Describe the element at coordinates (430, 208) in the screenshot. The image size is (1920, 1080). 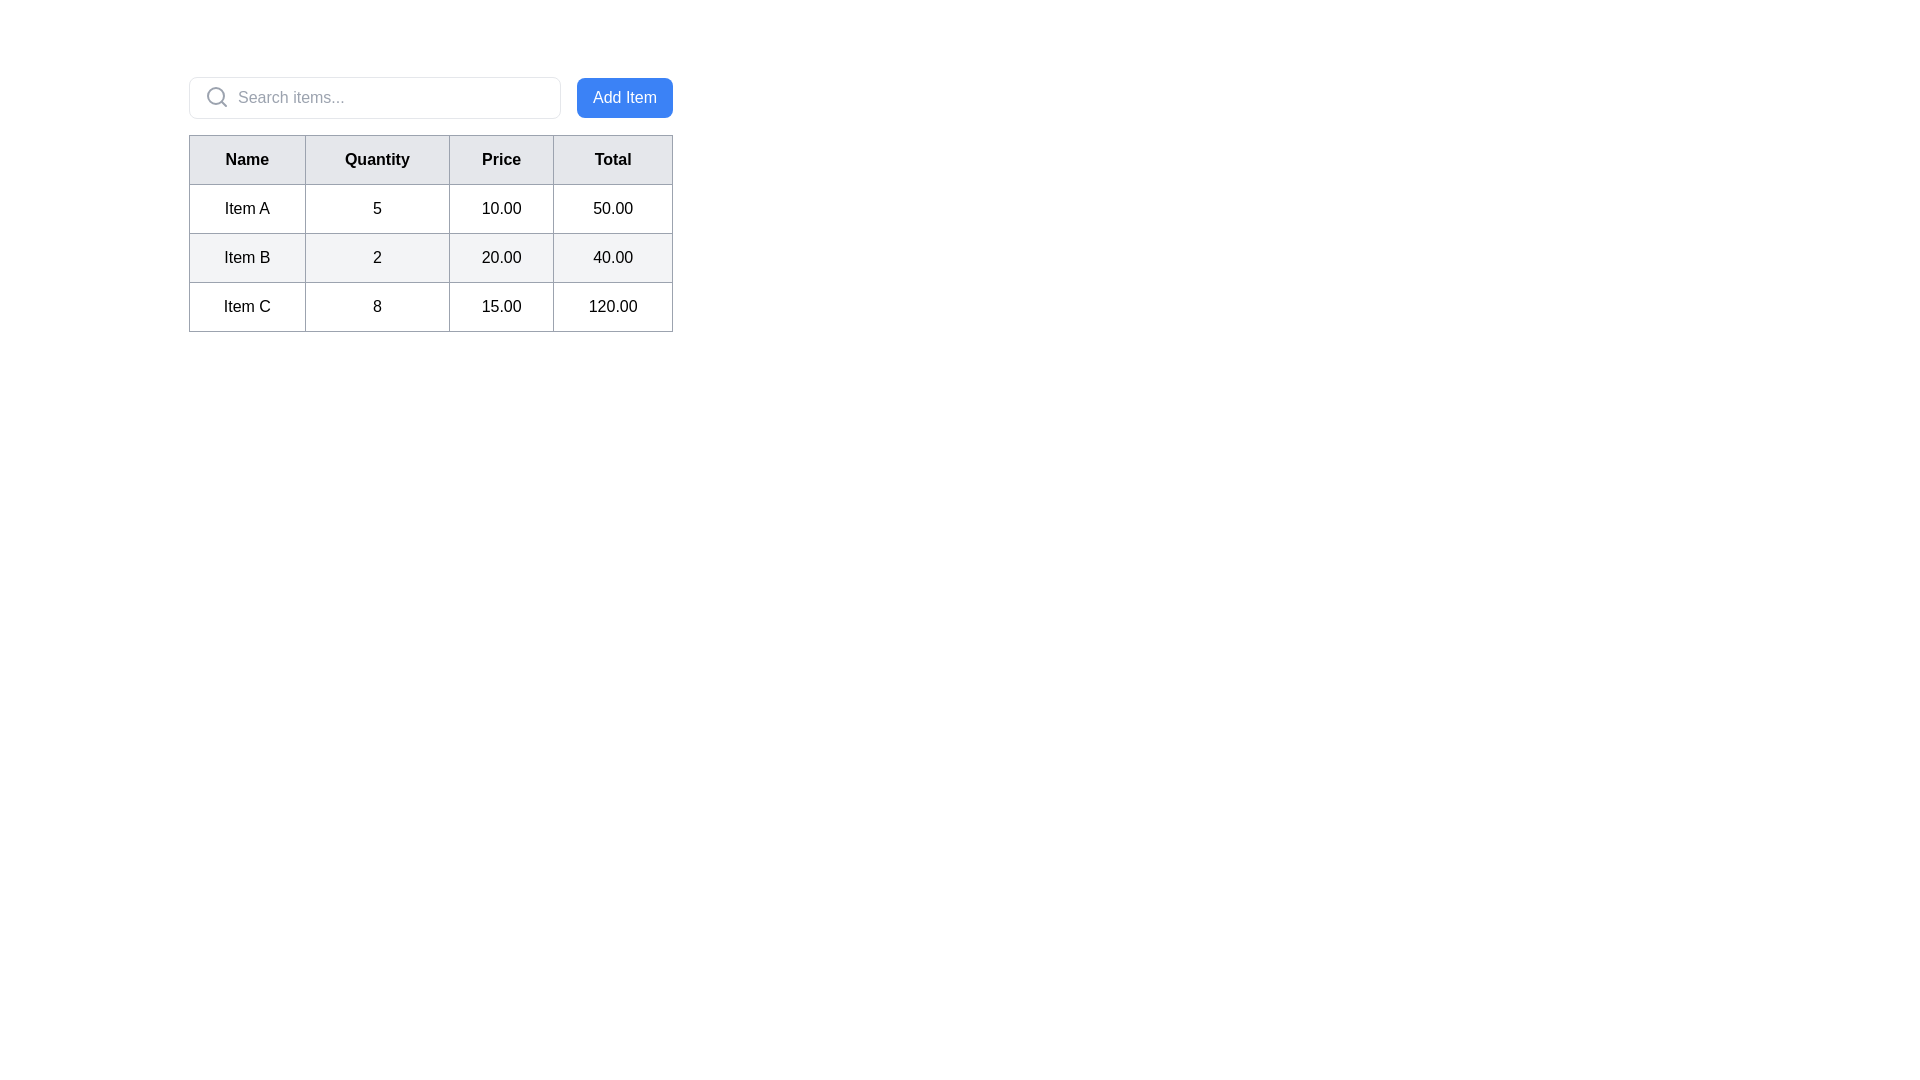
I see `the first row in the data table that provides information about 'Item A'` at that location.